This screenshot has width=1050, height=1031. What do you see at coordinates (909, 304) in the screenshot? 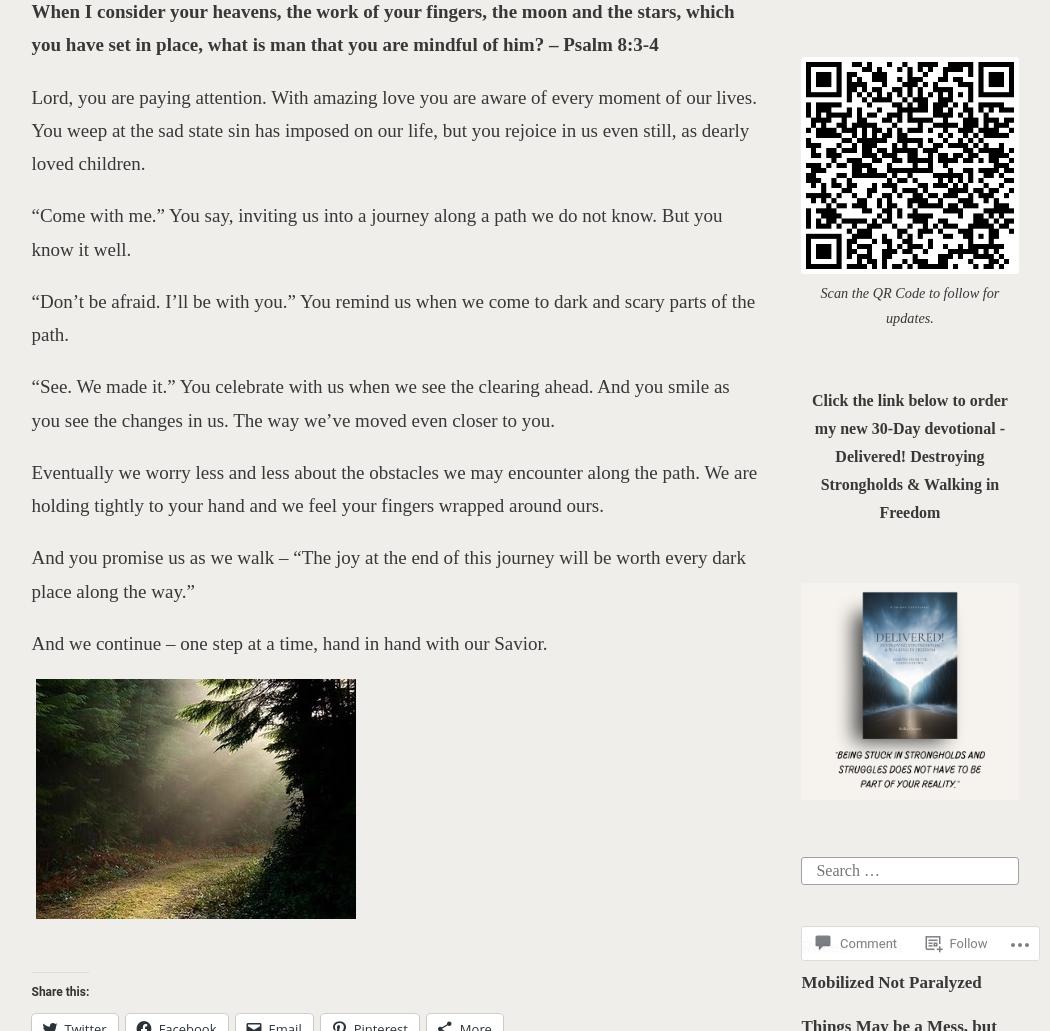
I see `'Scan the QR Code to follow for updates.'` at bounding box center [909, 304].